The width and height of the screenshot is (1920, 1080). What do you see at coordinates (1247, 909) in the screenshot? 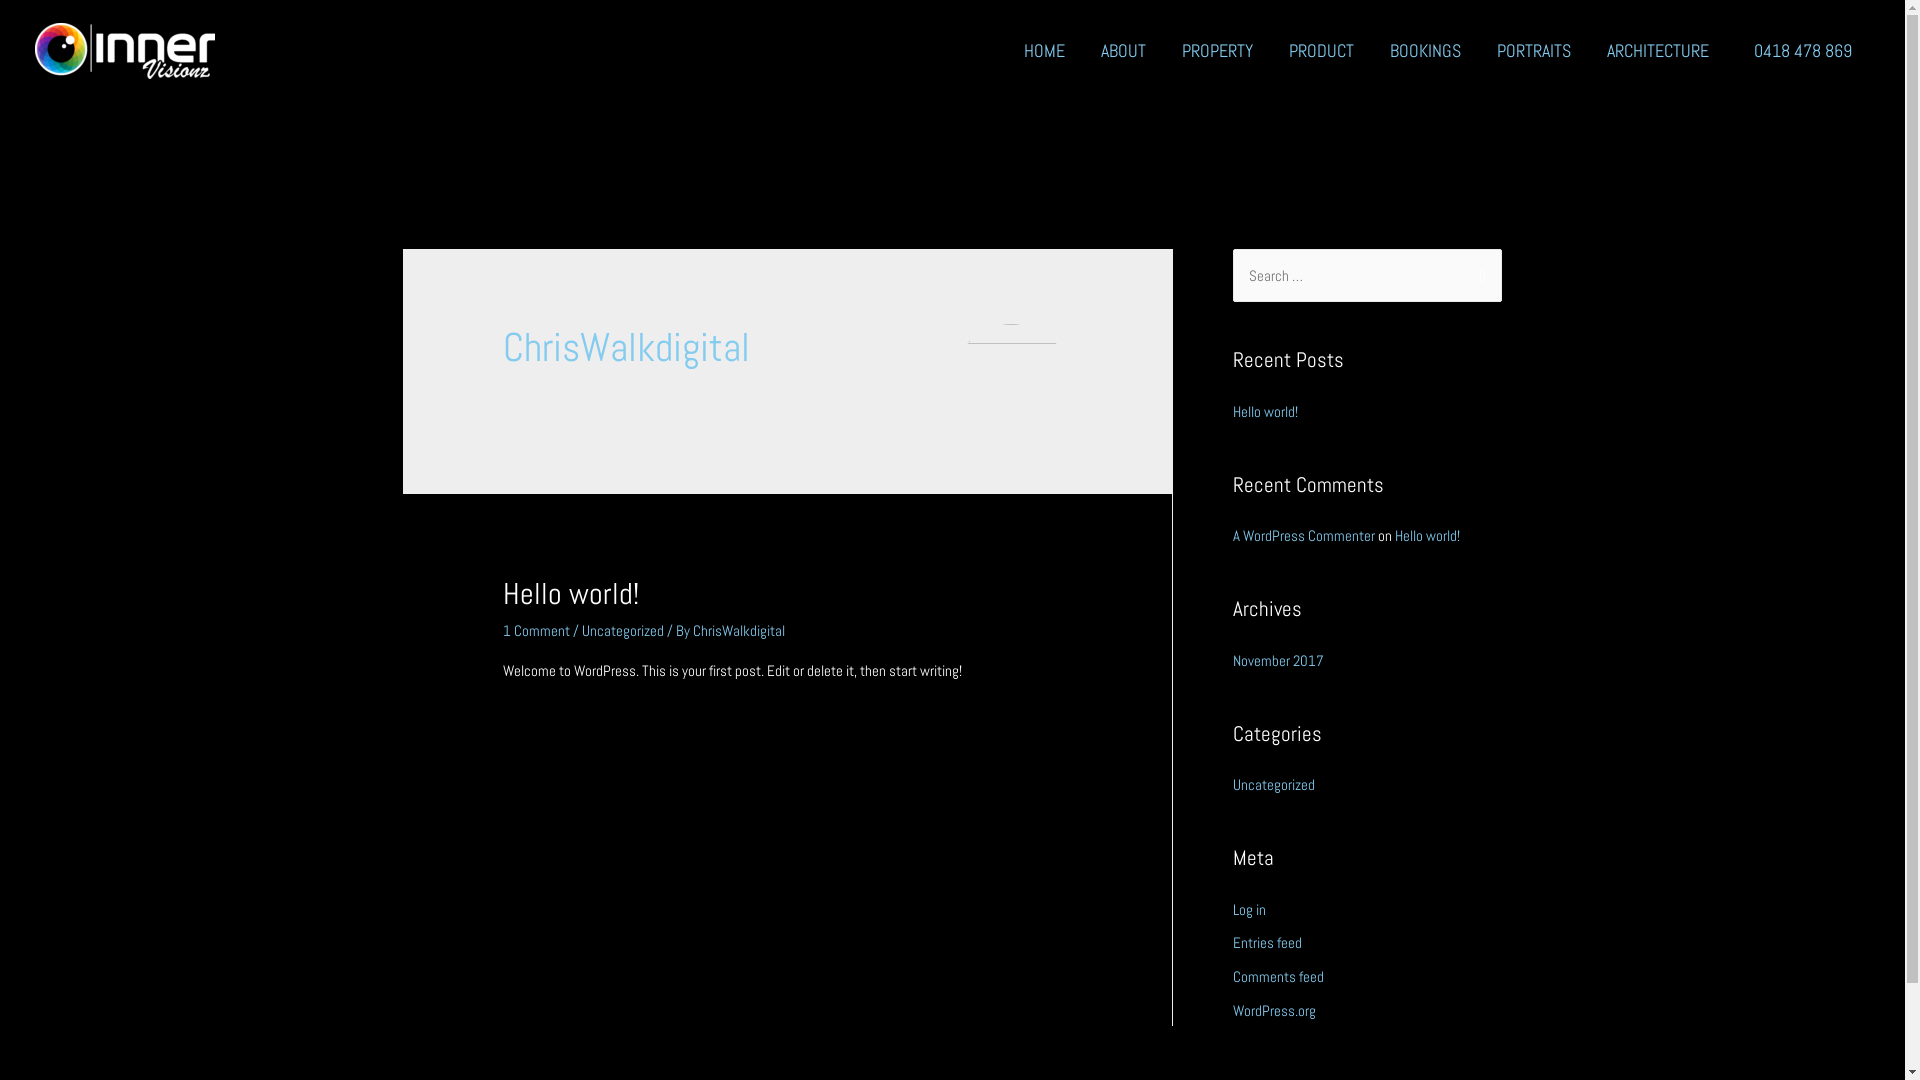
I see `'Log in'` at bounding box center [1247, 909].